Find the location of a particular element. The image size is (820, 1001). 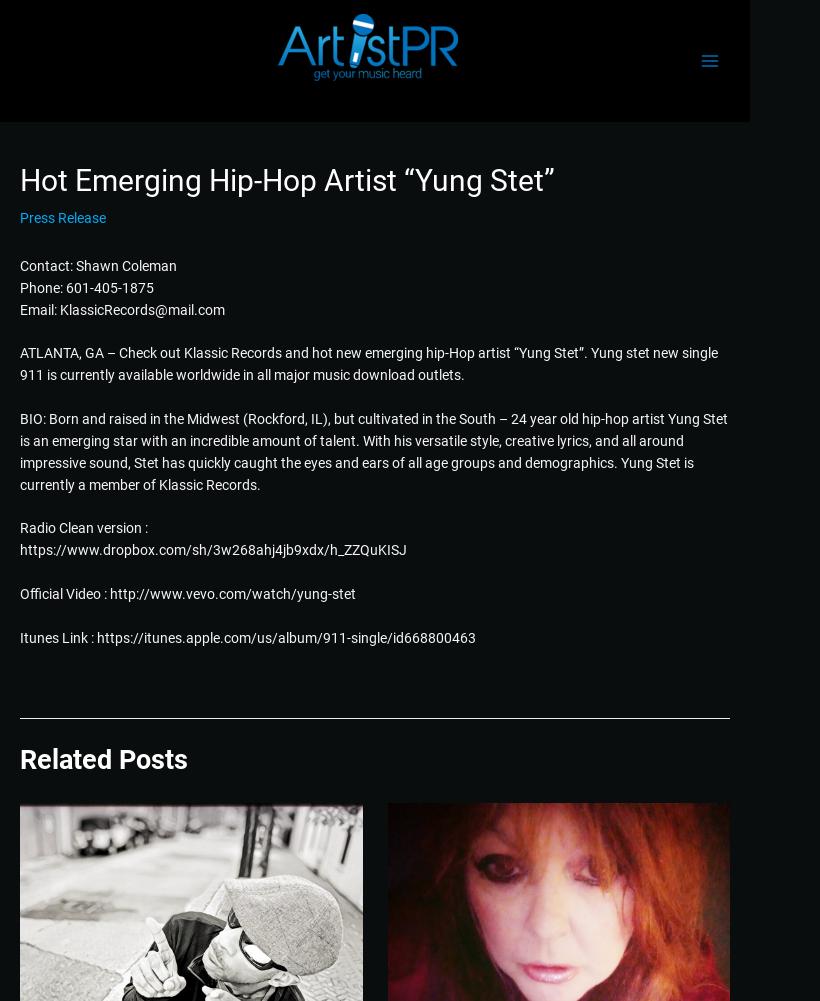

'Press Release' is located at coordinates (62, 216).